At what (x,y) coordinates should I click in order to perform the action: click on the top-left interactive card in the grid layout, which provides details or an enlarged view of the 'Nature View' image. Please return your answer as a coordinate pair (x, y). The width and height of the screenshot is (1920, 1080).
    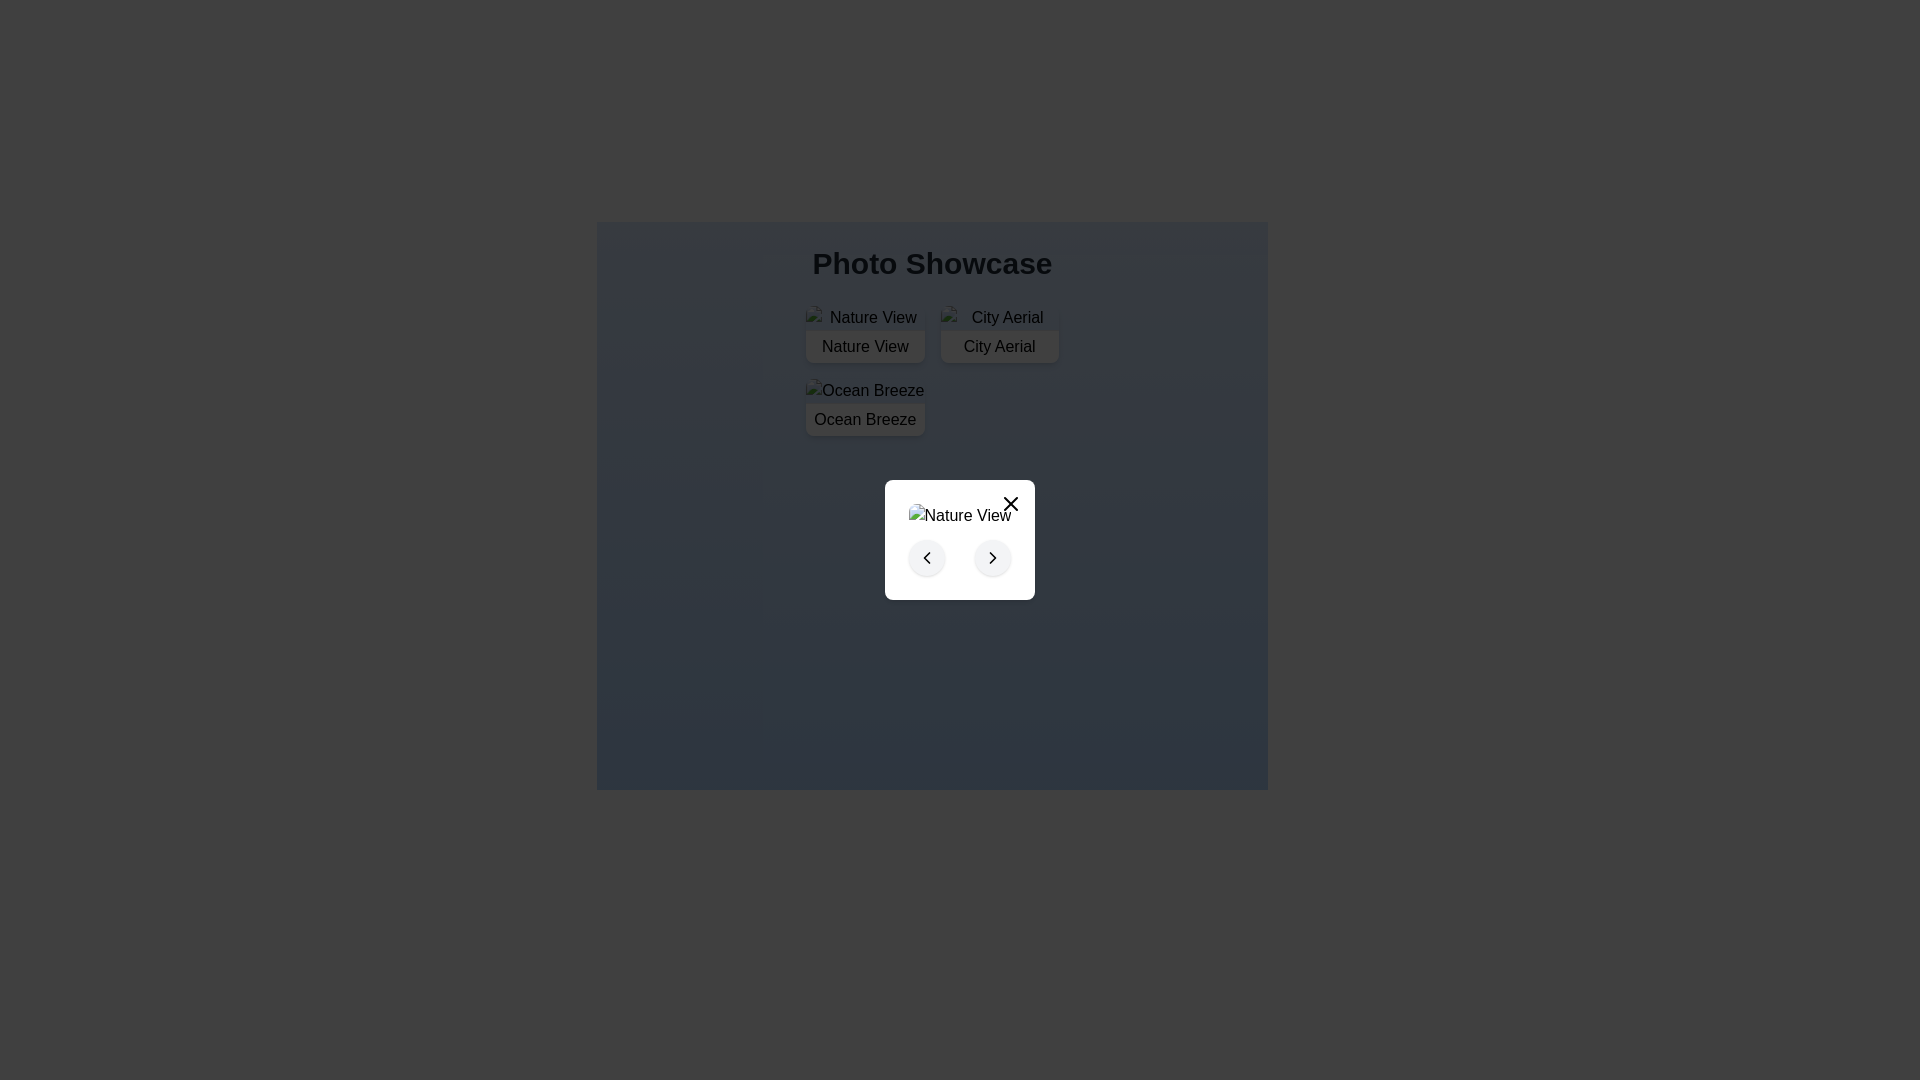
    Looking at the image, I should click on (865, 333).